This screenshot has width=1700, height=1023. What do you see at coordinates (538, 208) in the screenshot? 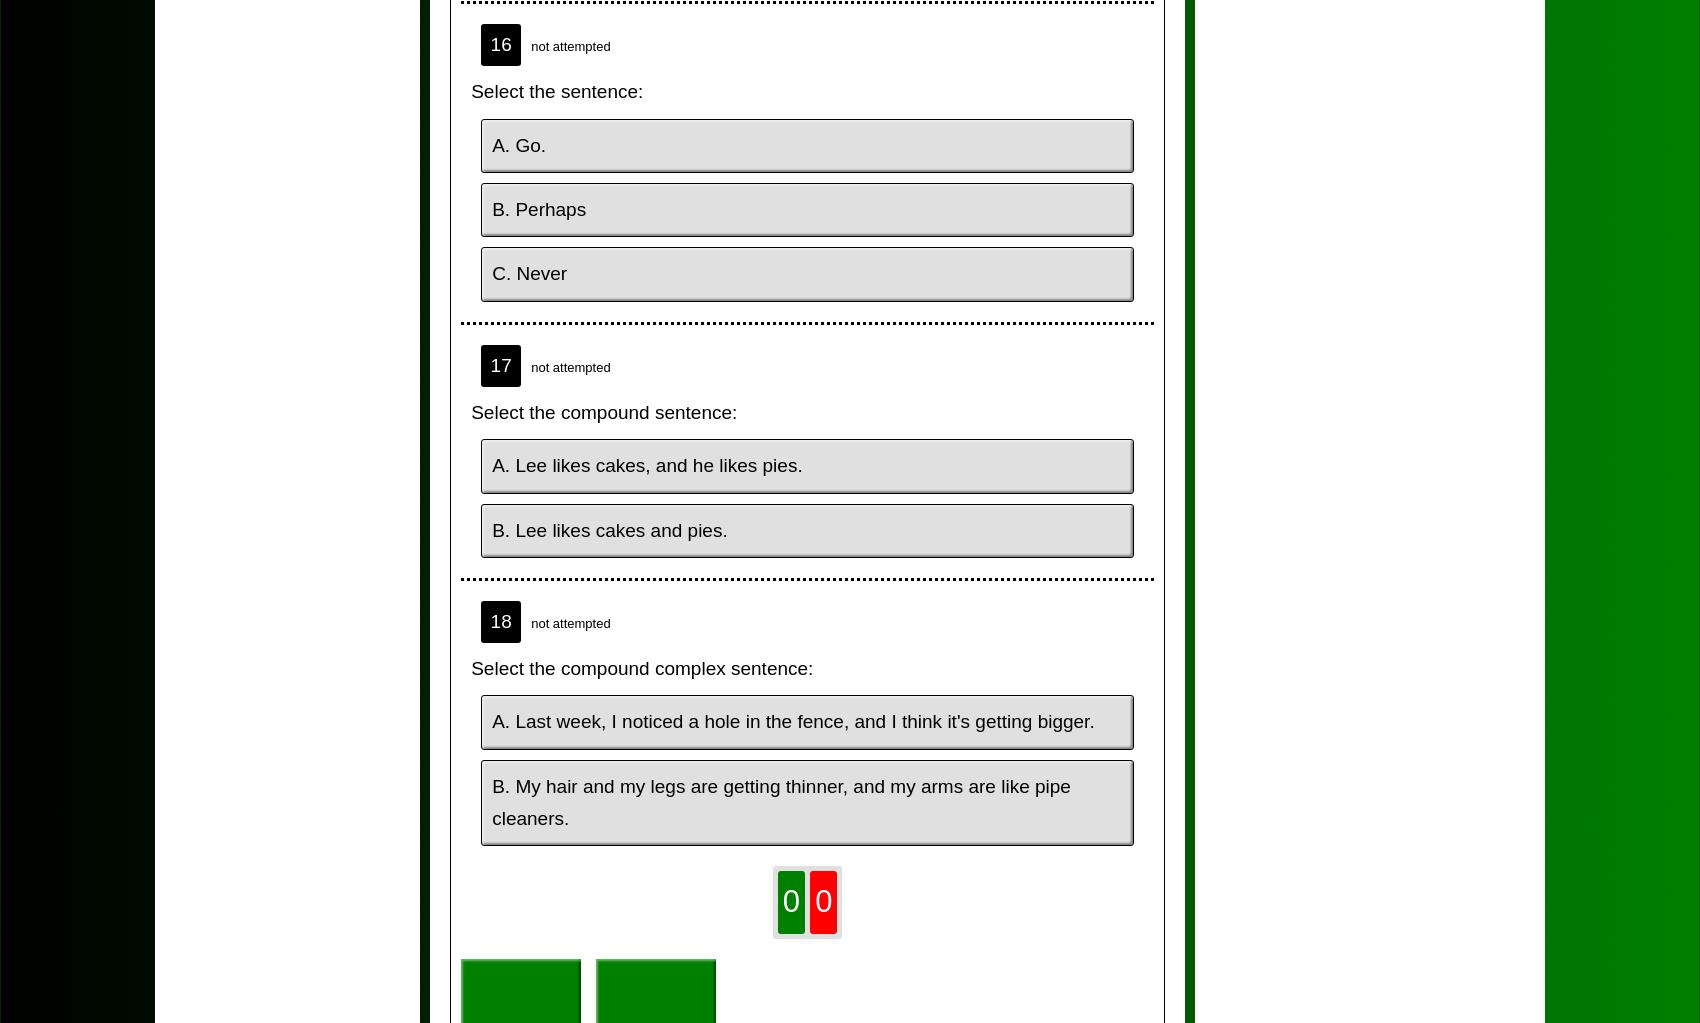
I see `'B. Perhaps'` at bounding box center [538, 208].